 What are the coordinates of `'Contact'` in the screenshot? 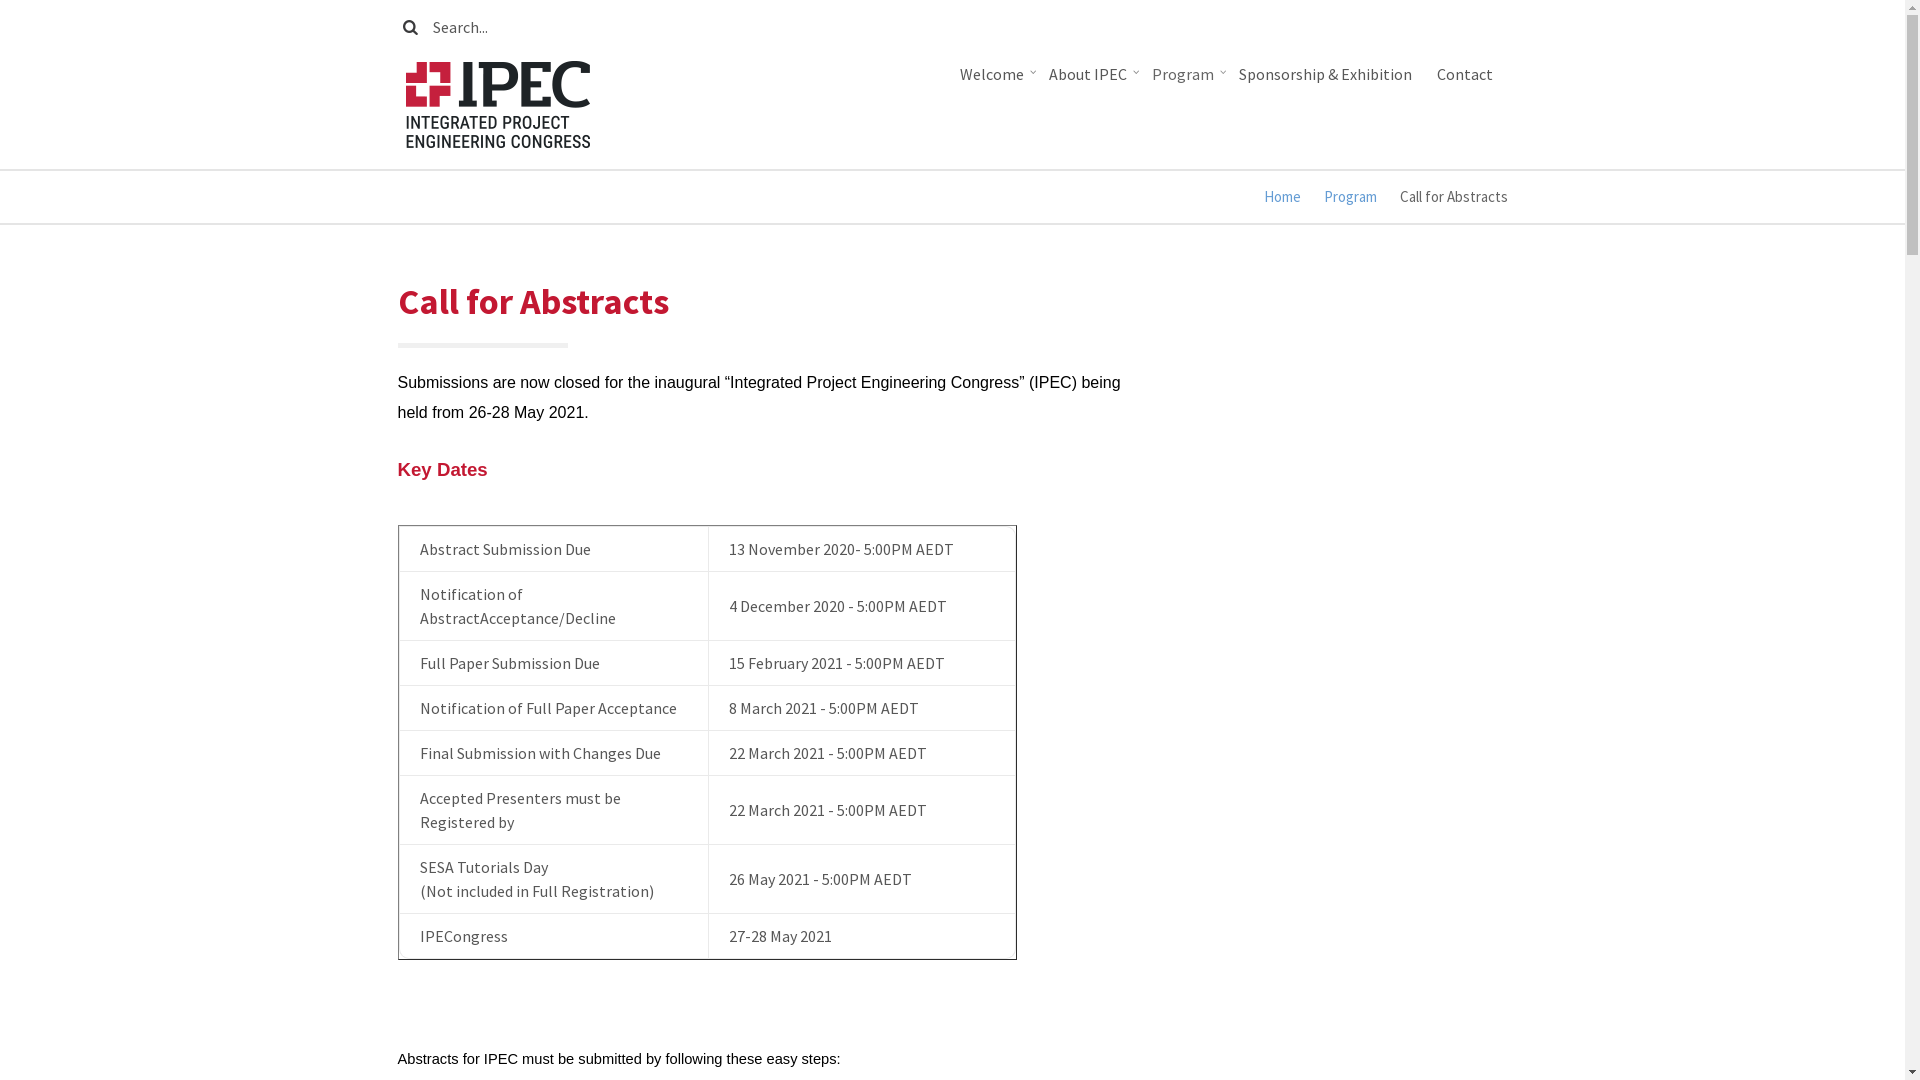 It's located at (1466, 72).